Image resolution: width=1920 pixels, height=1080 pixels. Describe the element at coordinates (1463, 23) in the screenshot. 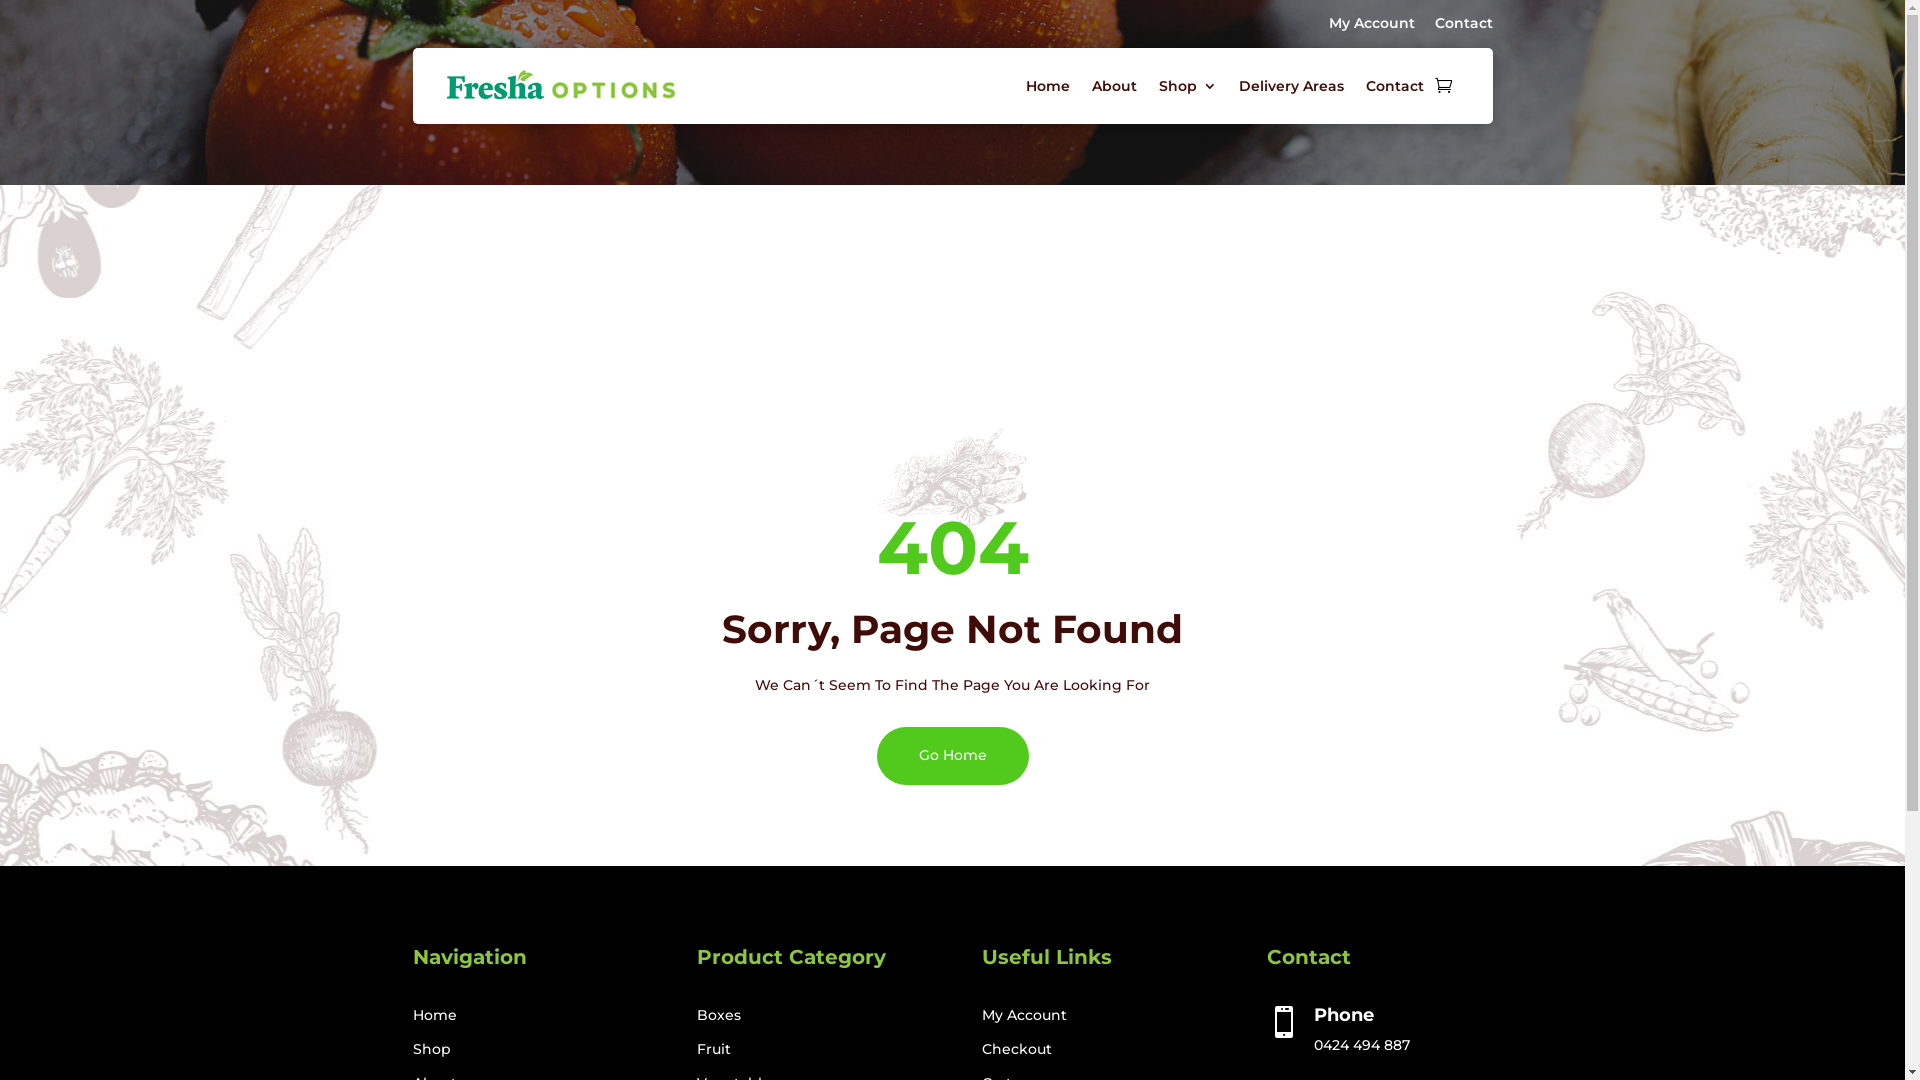

I see `'Contact'` at that location.